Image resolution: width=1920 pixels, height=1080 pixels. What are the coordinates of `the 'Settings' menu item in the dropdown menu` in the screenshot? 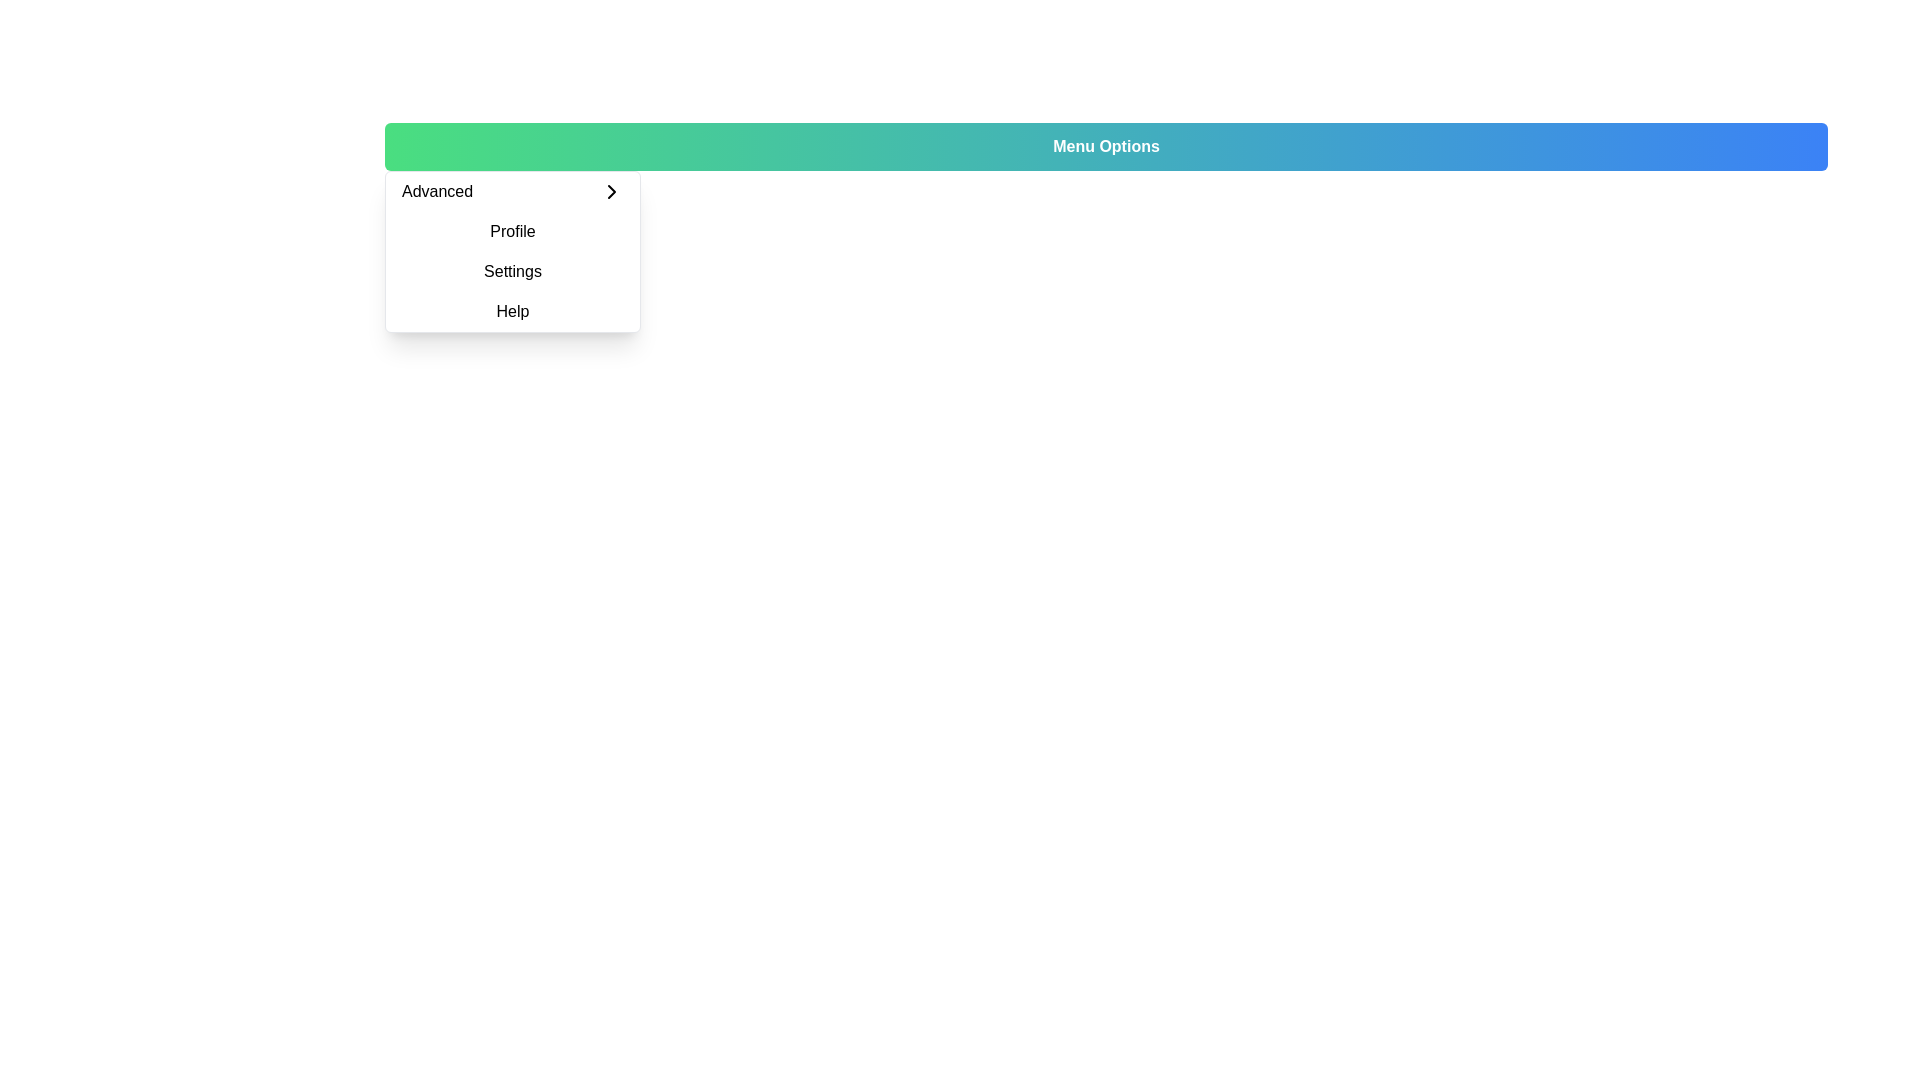 It's located at (513, 250).